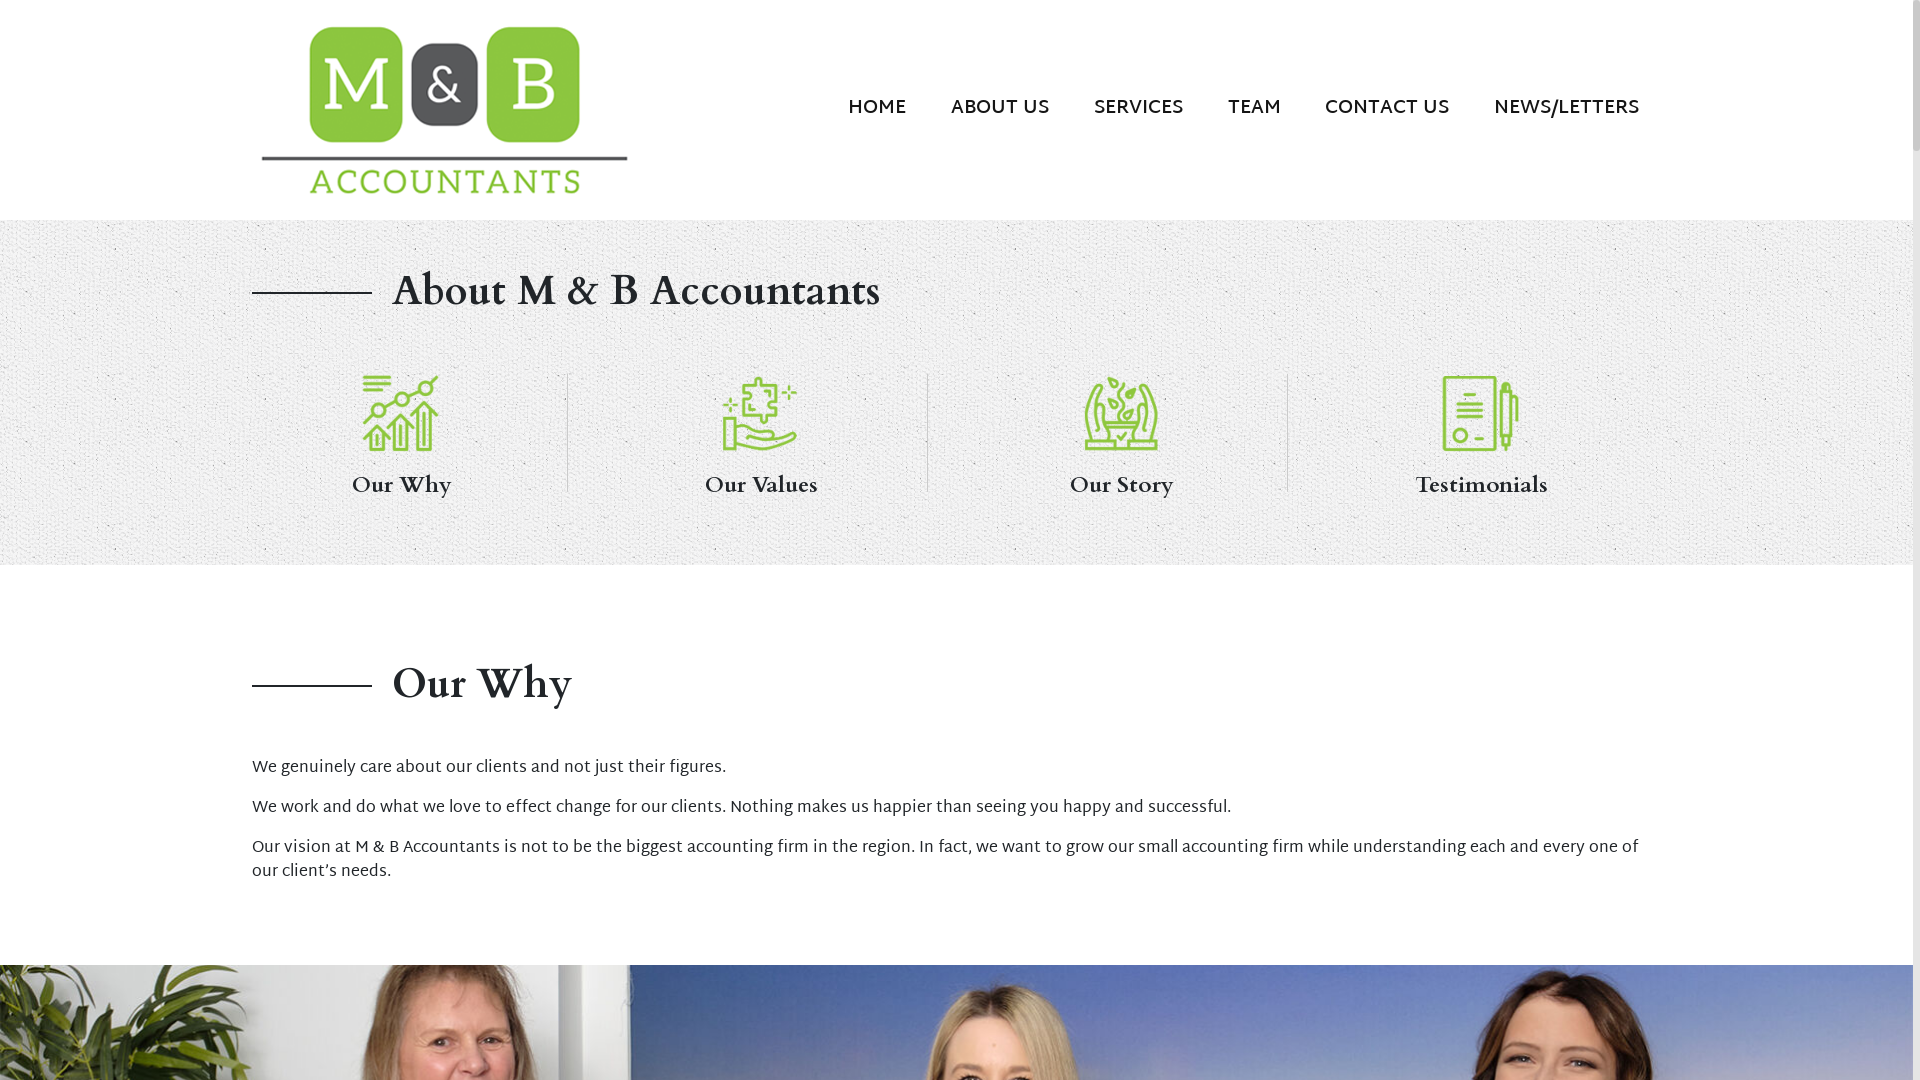 The height and width of the screenshot is (1080, 1920). Describe the element at coordinates (825, 107) in the screenshot. I see `'HOME'` at that location.